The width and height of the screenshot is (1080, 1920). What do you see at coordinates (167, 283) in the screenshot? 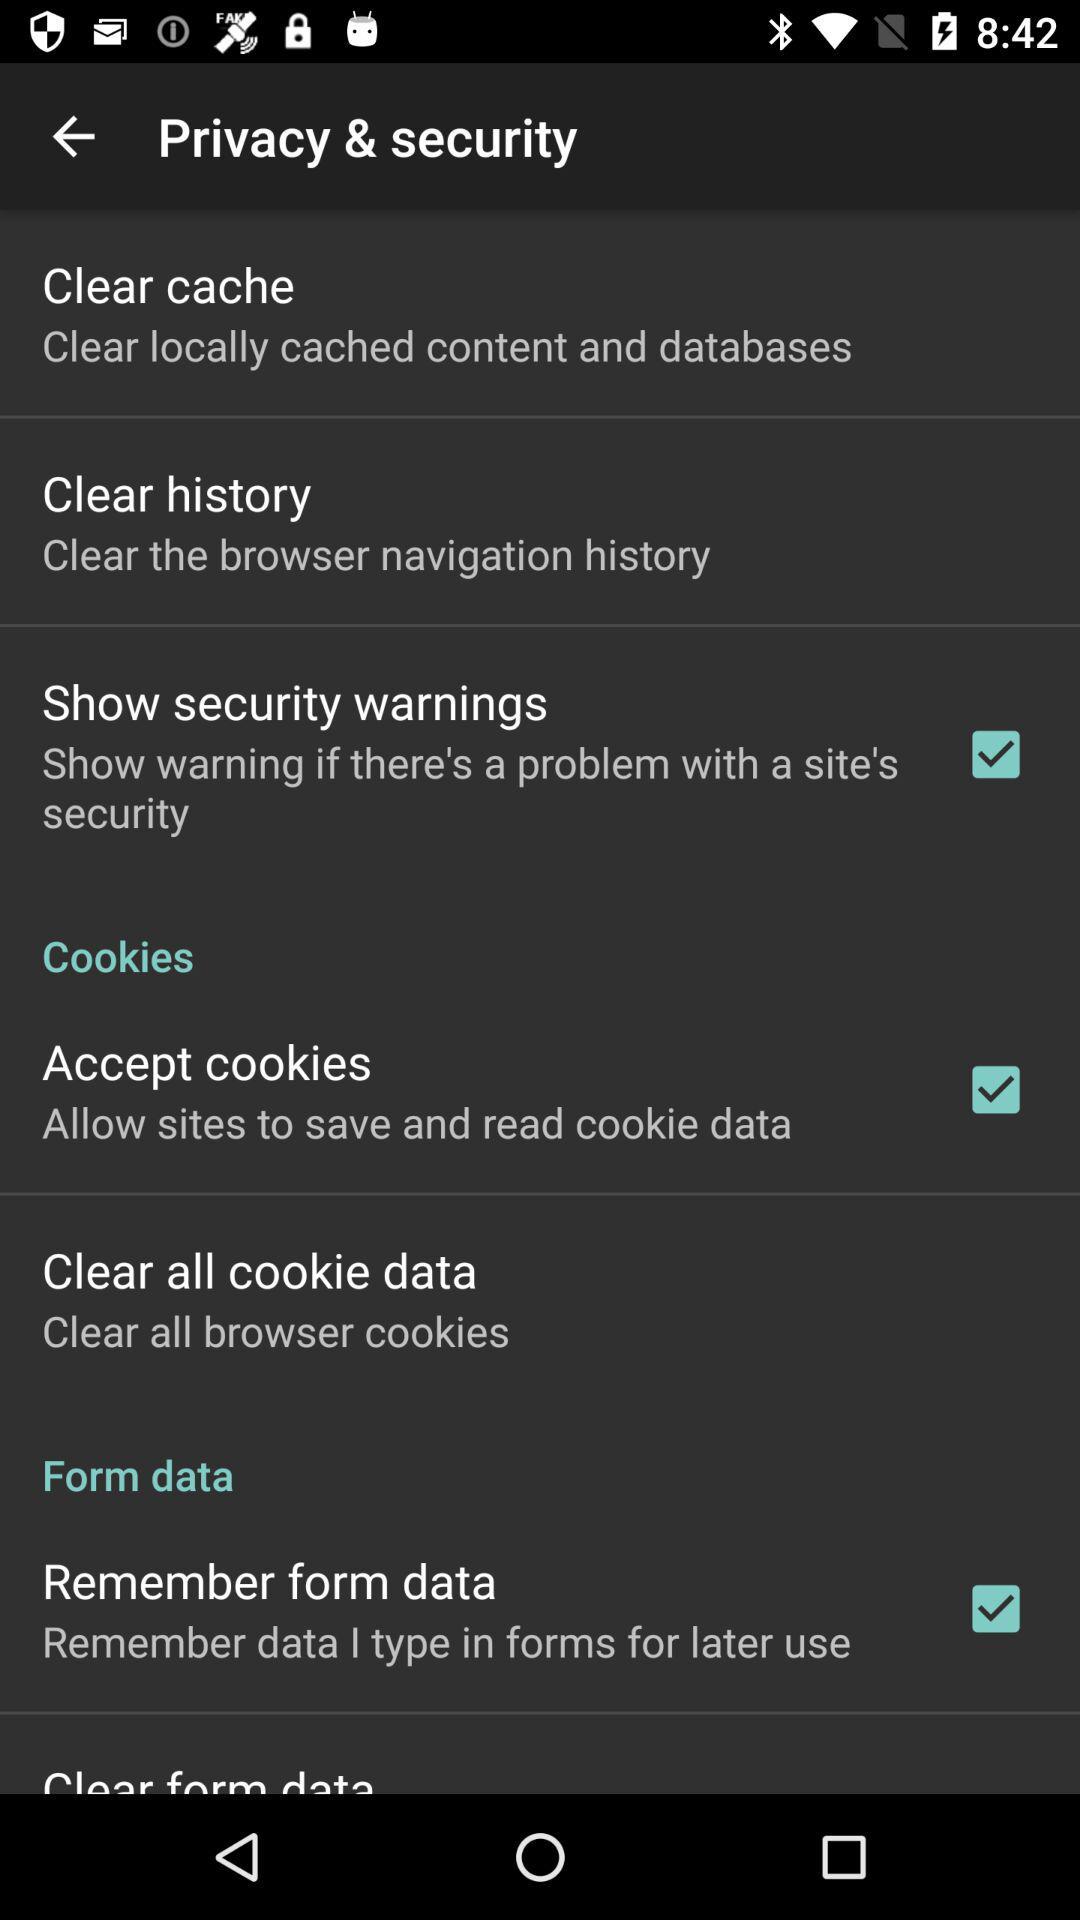
I see `the clear cache item` at bounding box center [167, 283].